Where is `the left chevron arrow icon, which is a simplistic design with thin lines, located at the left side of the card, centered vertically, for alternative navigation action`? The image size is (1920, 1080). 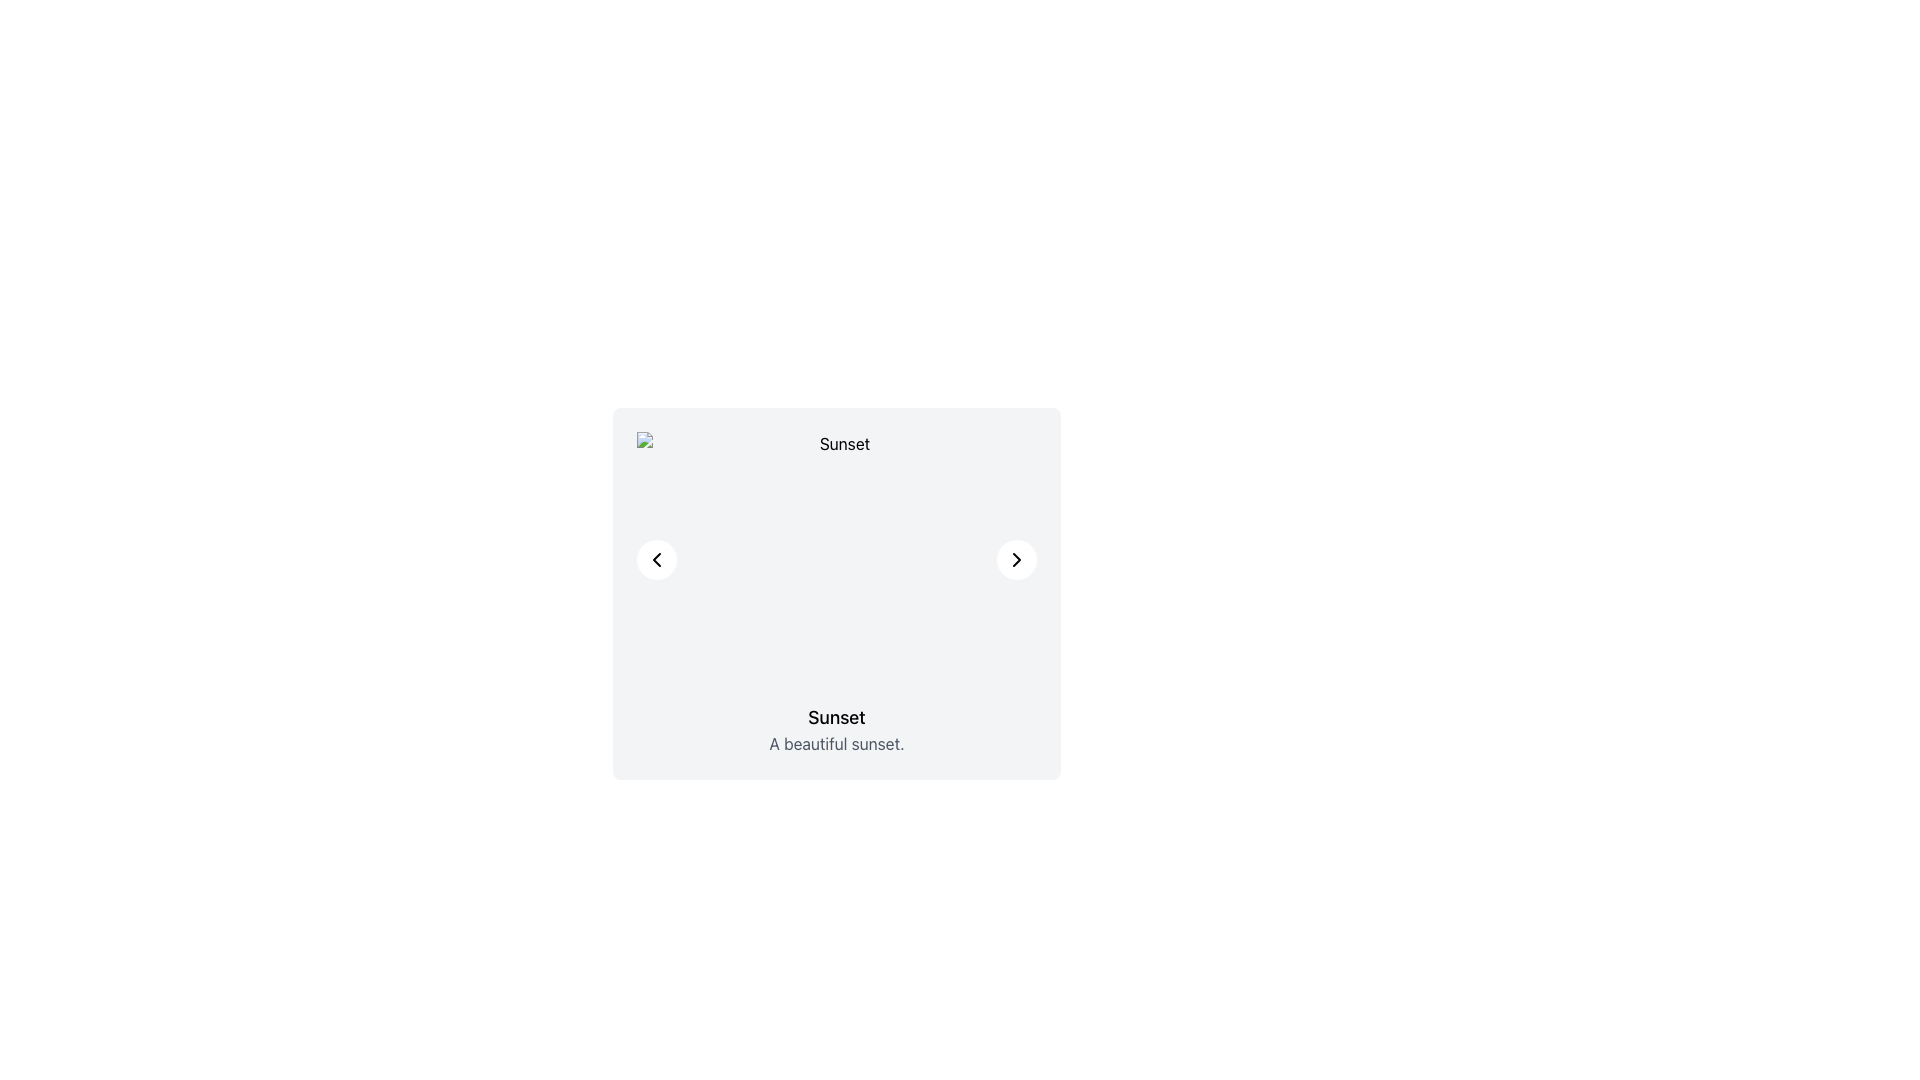
the left chevron arrow icon, which is a simplistic design with thin lines, located at the left side of the card, centered vertically, for alternative navigation action is located at coordinates (657, 559).